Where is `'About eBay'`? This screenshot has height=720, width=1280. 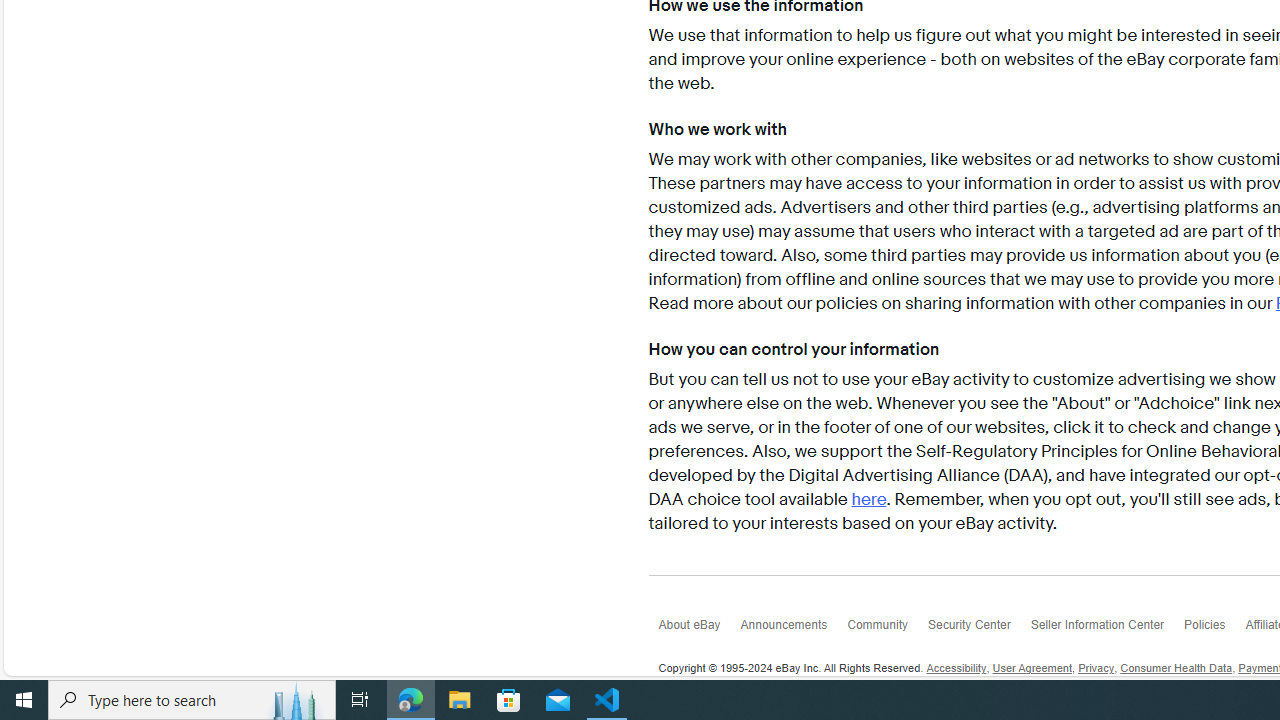 'About eBay' is located at coordinates (699, 628).